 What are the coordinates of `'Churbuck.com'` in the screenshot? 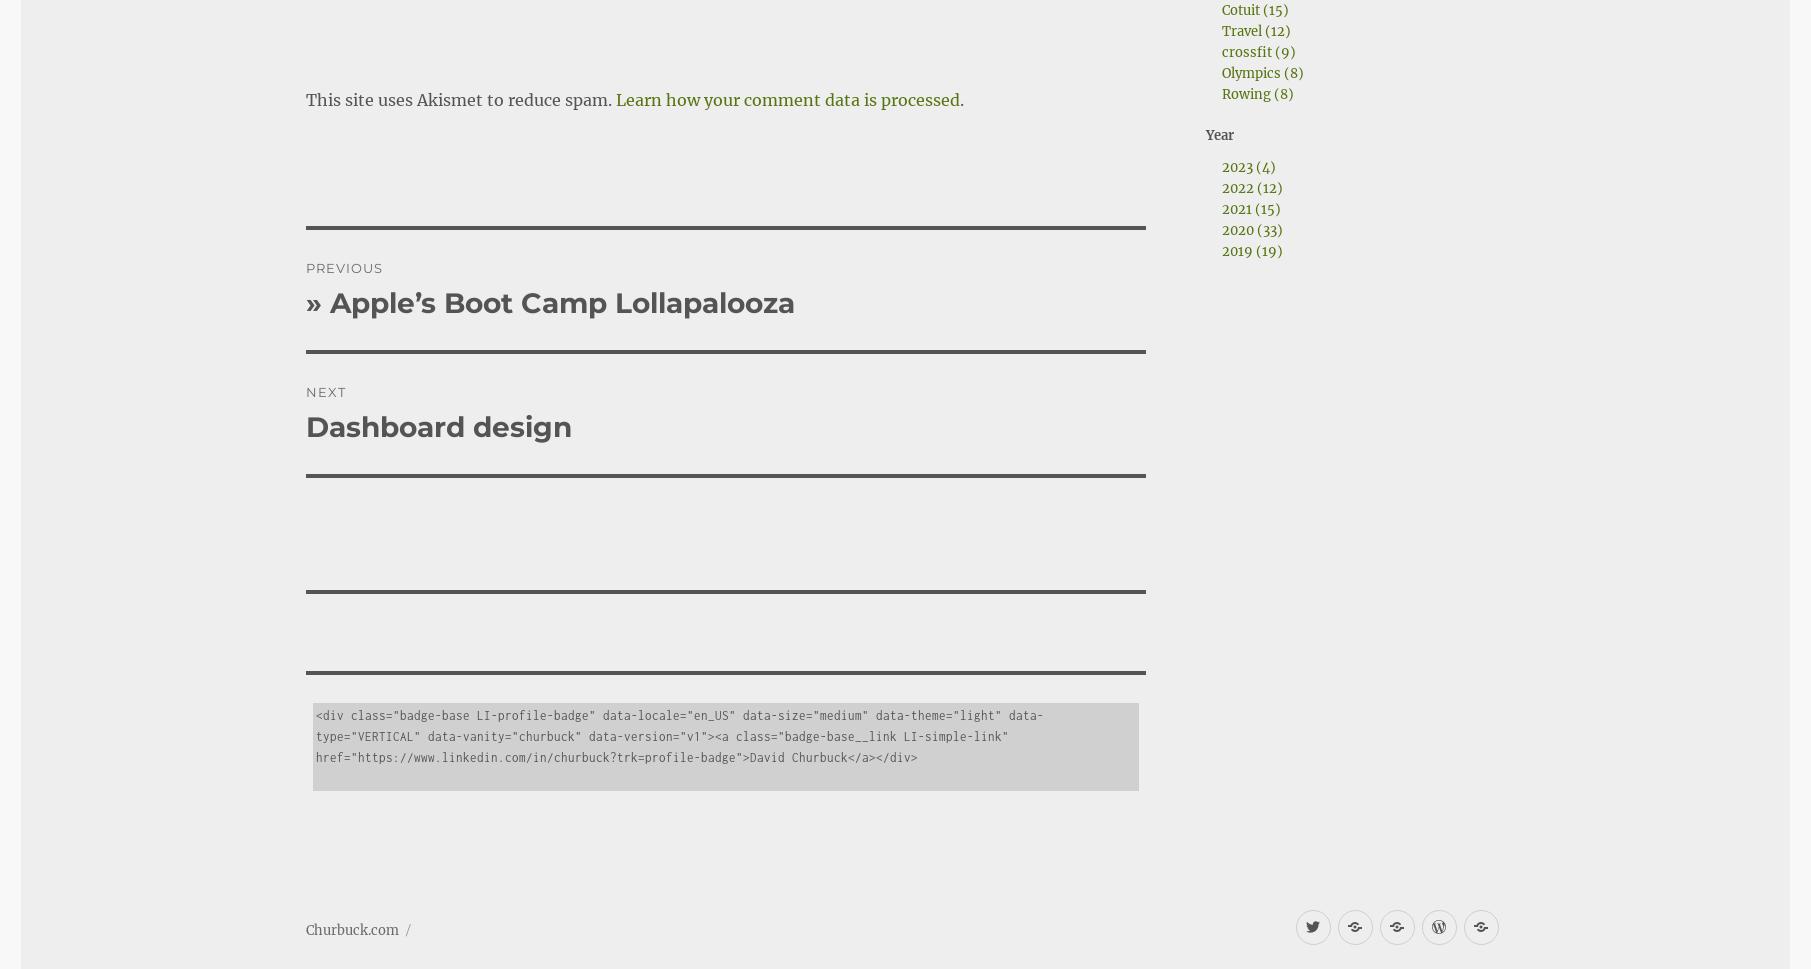 It's located at (350, 874).